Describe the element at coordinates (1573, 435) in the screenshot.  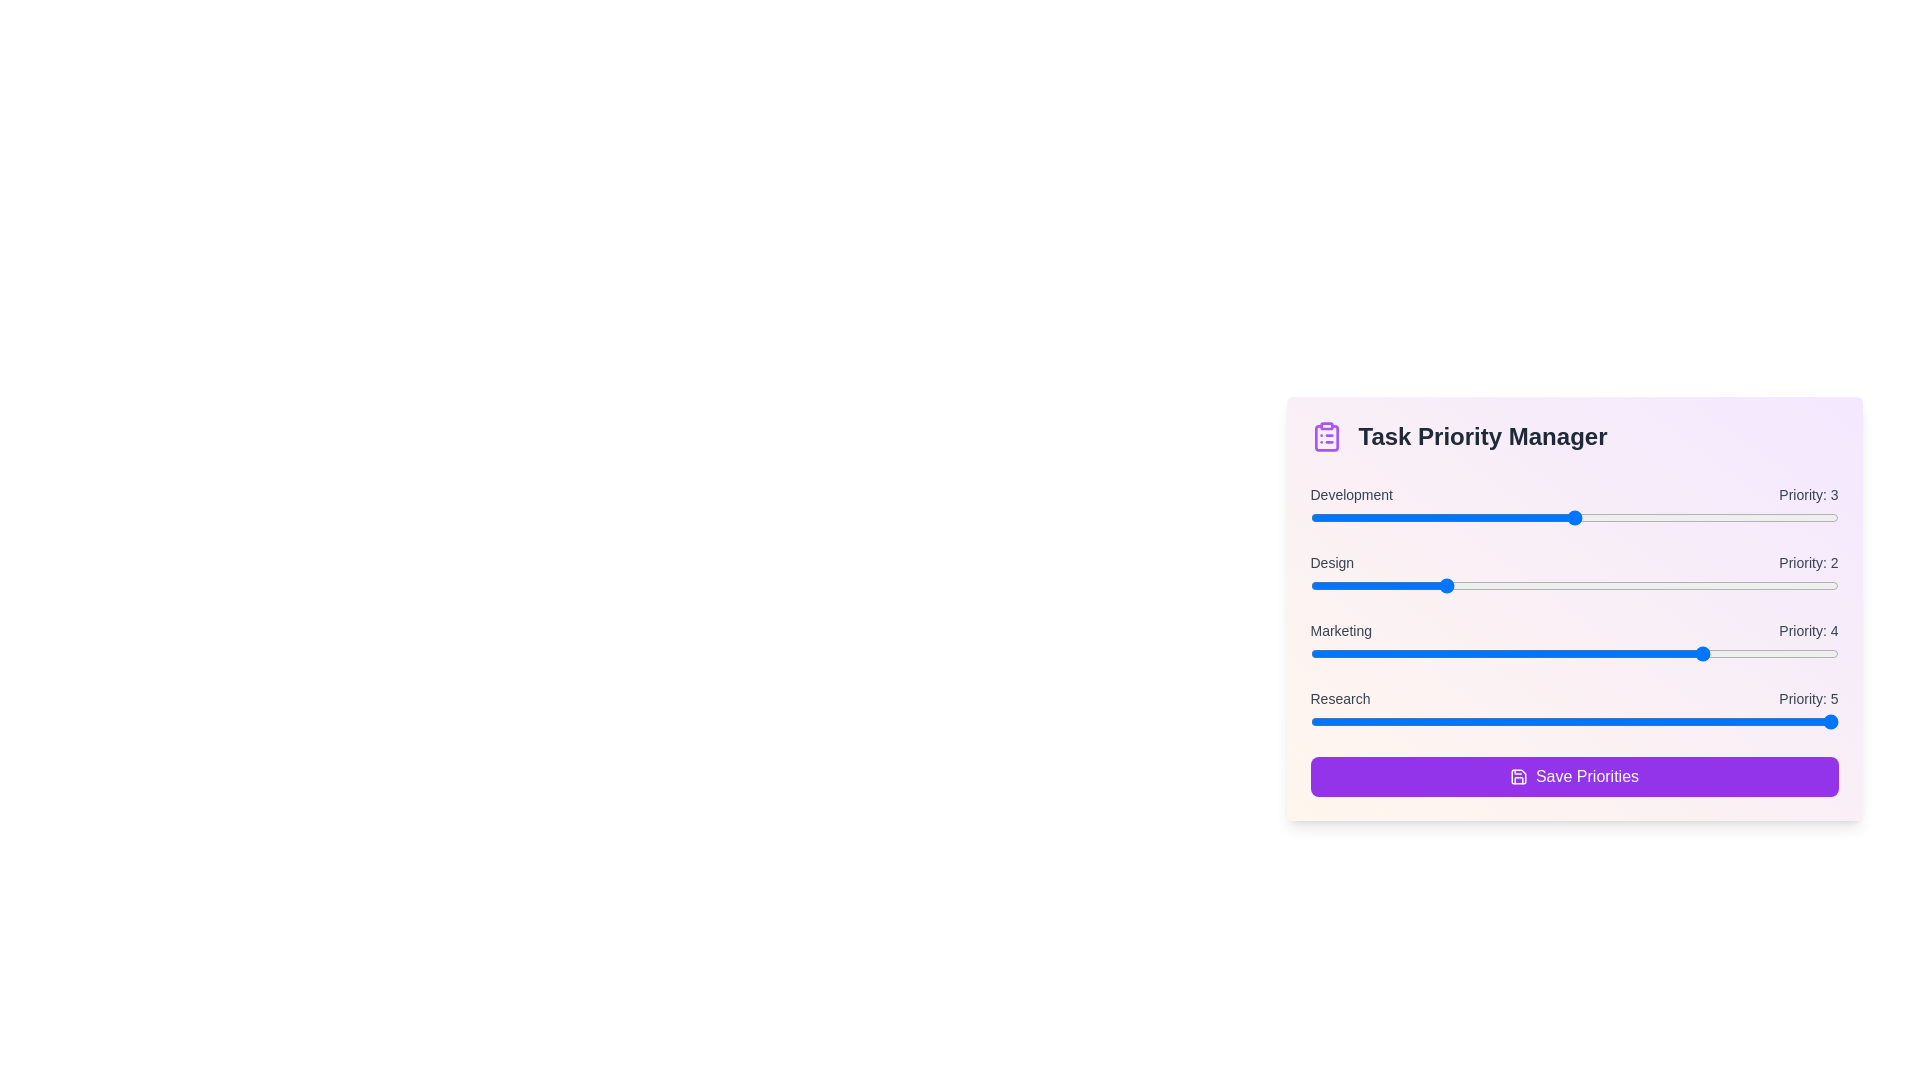
I see `the 'Task Priority Manager' header to focus or highlight it` at that location.